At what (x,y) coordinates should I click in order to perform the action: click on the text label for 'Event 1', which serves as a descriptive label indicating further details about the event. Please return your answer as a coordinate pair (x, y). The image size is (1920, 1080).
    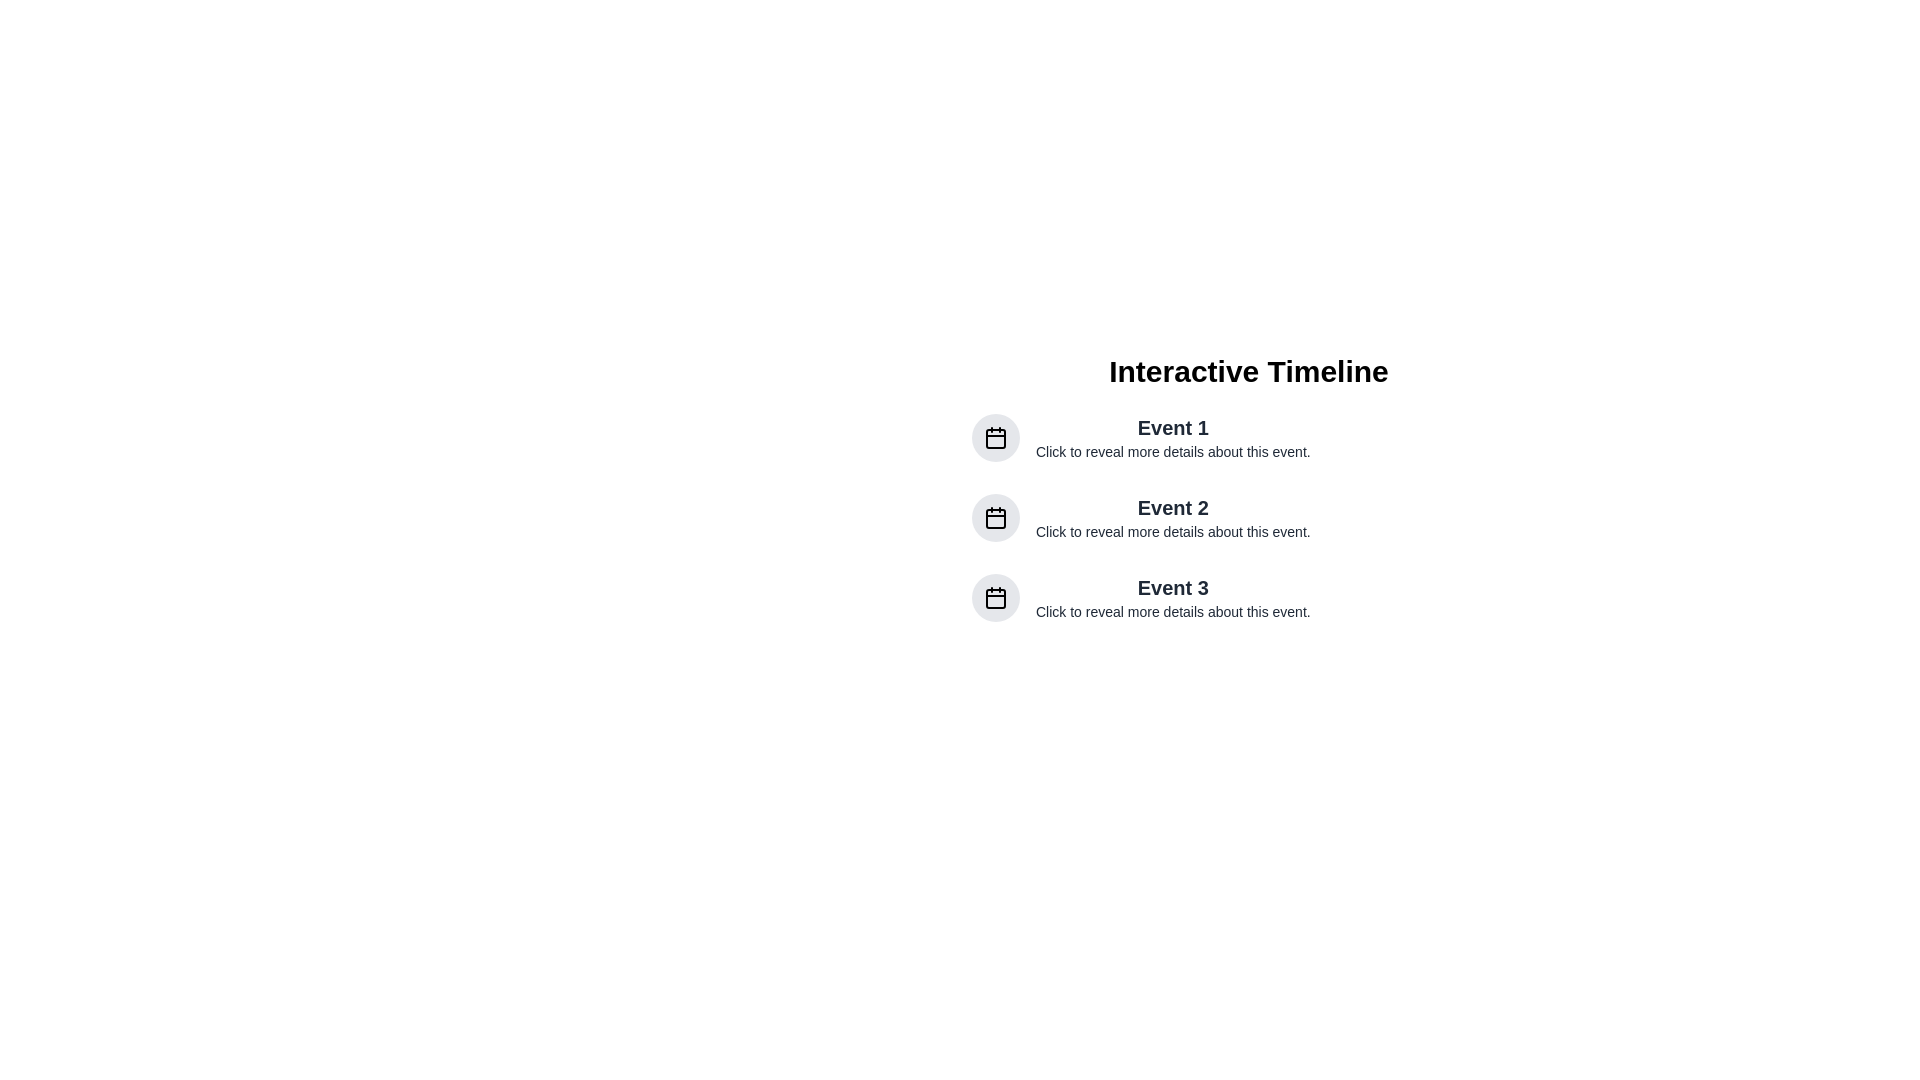
    Looking at the image, I should click on (1173, 437).